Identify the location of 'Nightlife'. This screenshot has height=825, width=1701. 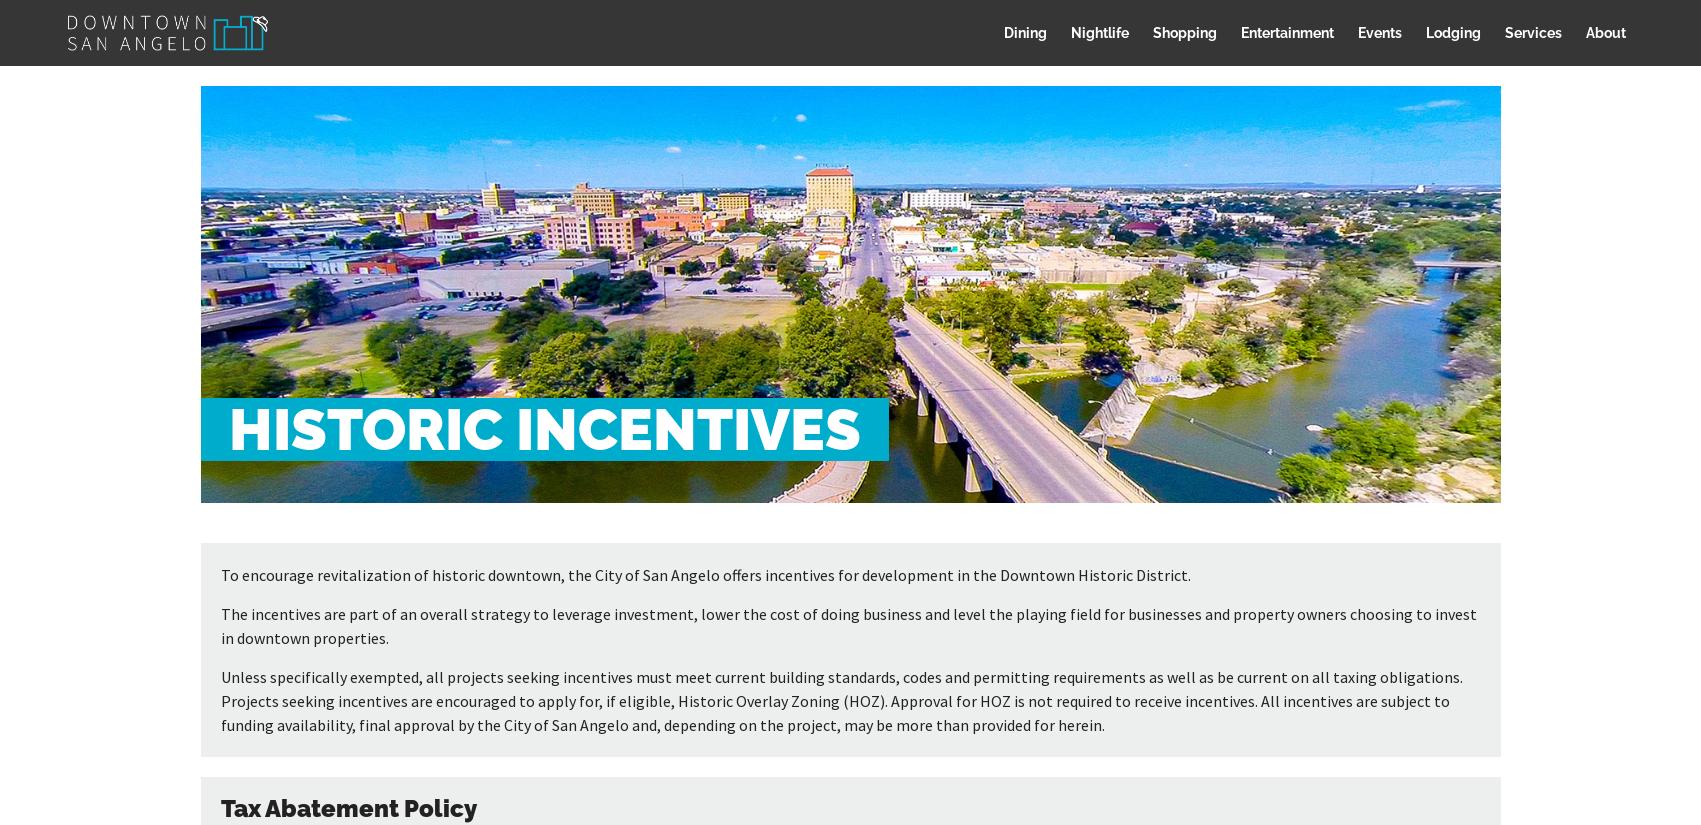
(1098, 31).